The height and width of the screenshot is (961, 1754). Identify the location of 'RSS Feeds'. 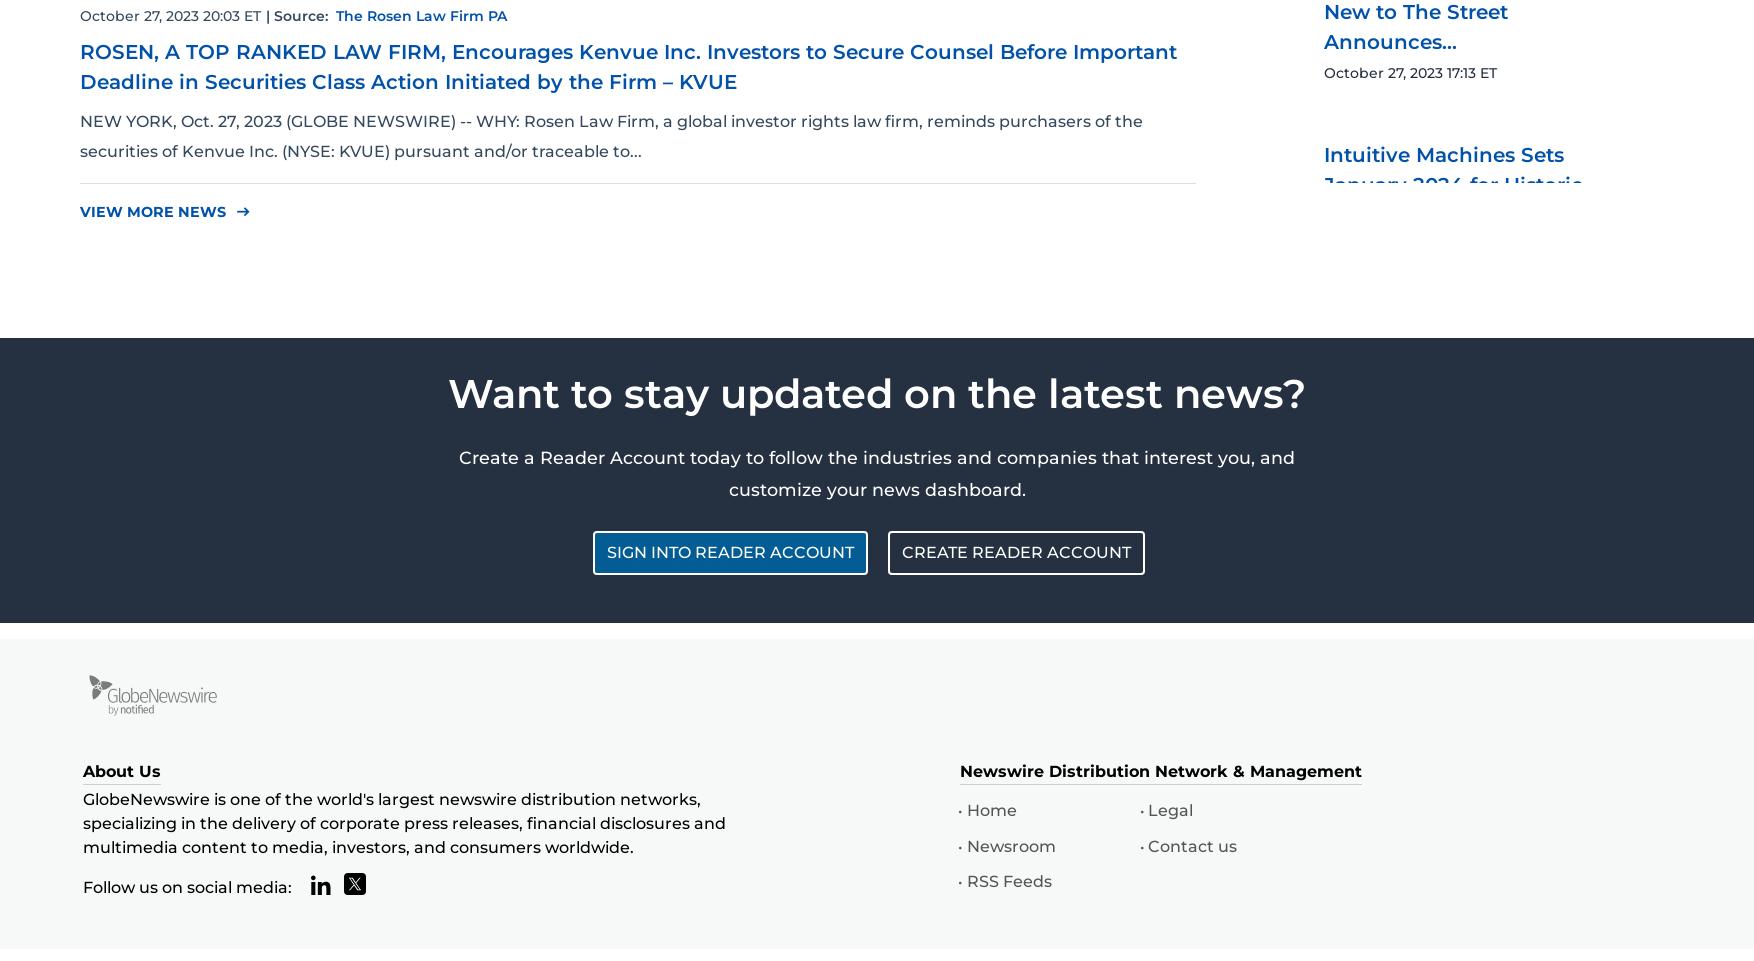
(965, 879).